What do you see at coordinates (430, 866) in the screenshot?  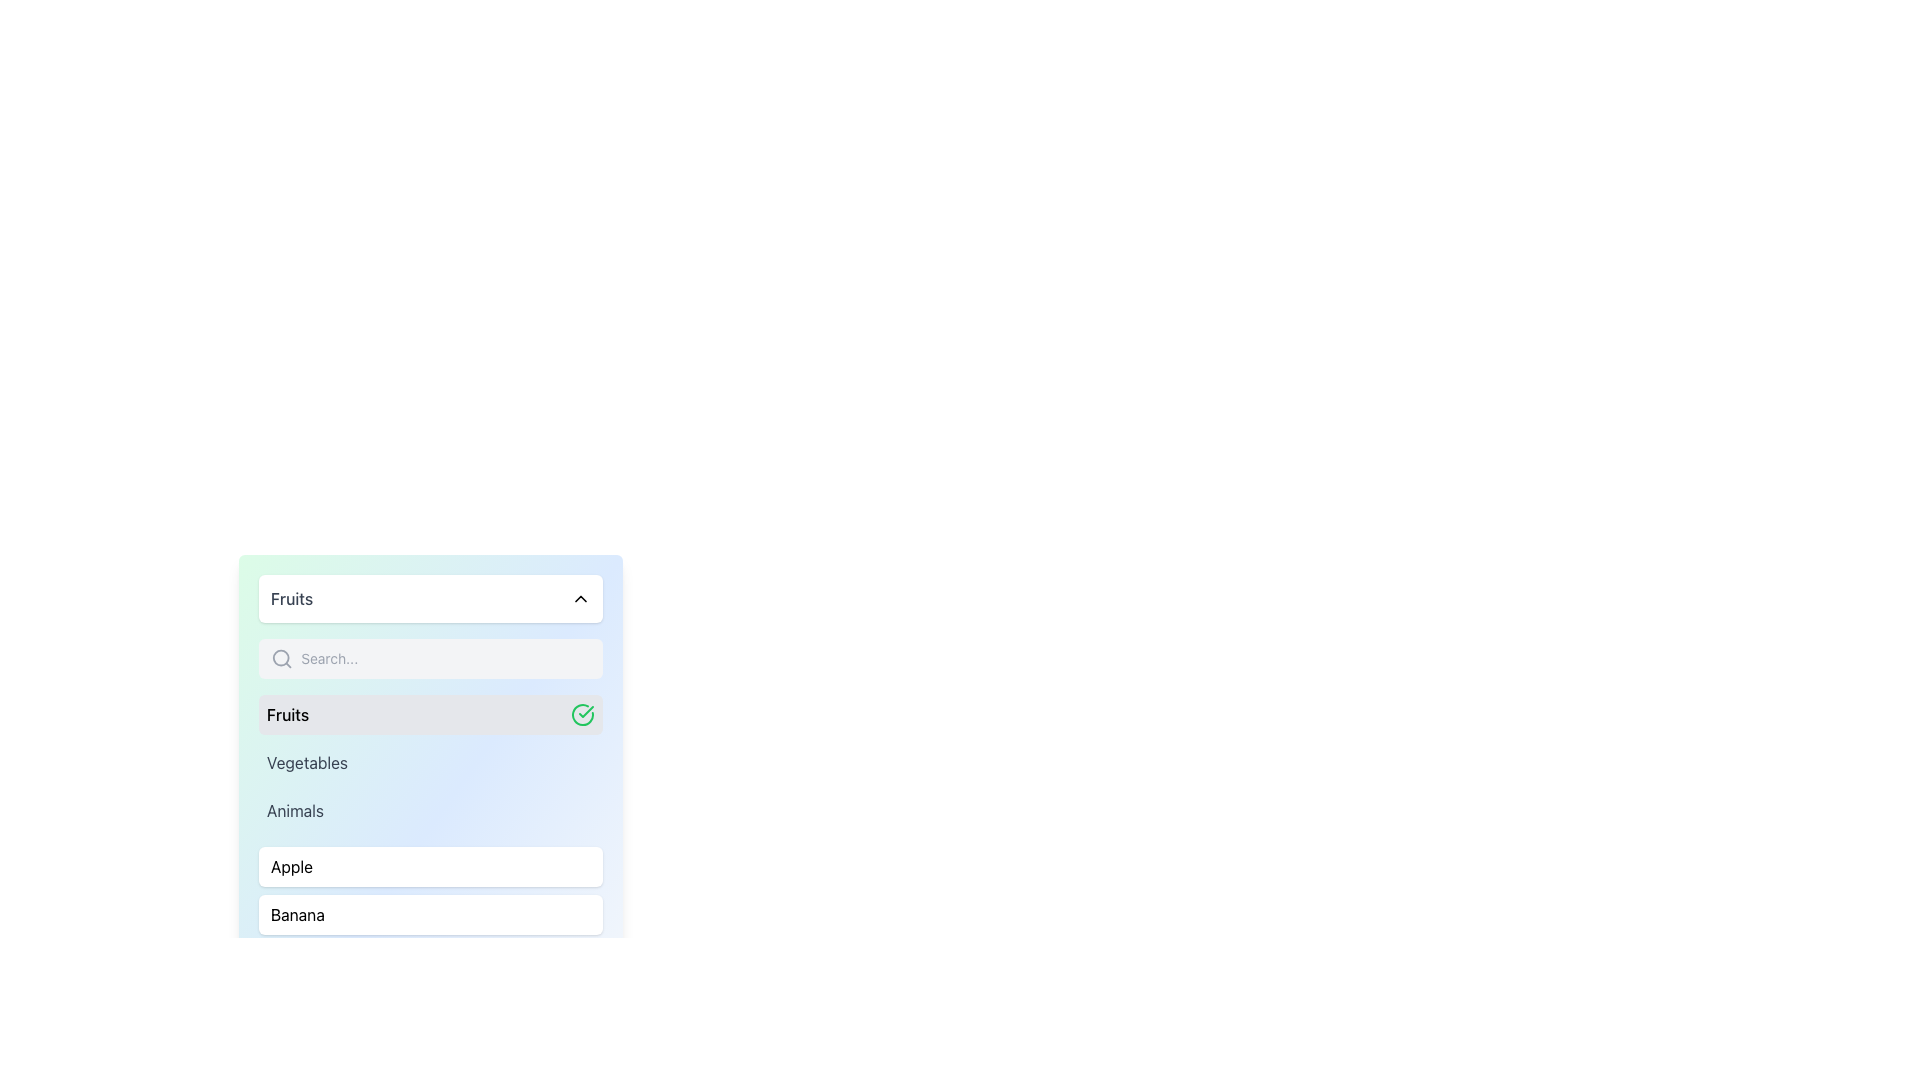 I see `the first selectable list item labeled 'Apple'` at bounding box center [430, 866].